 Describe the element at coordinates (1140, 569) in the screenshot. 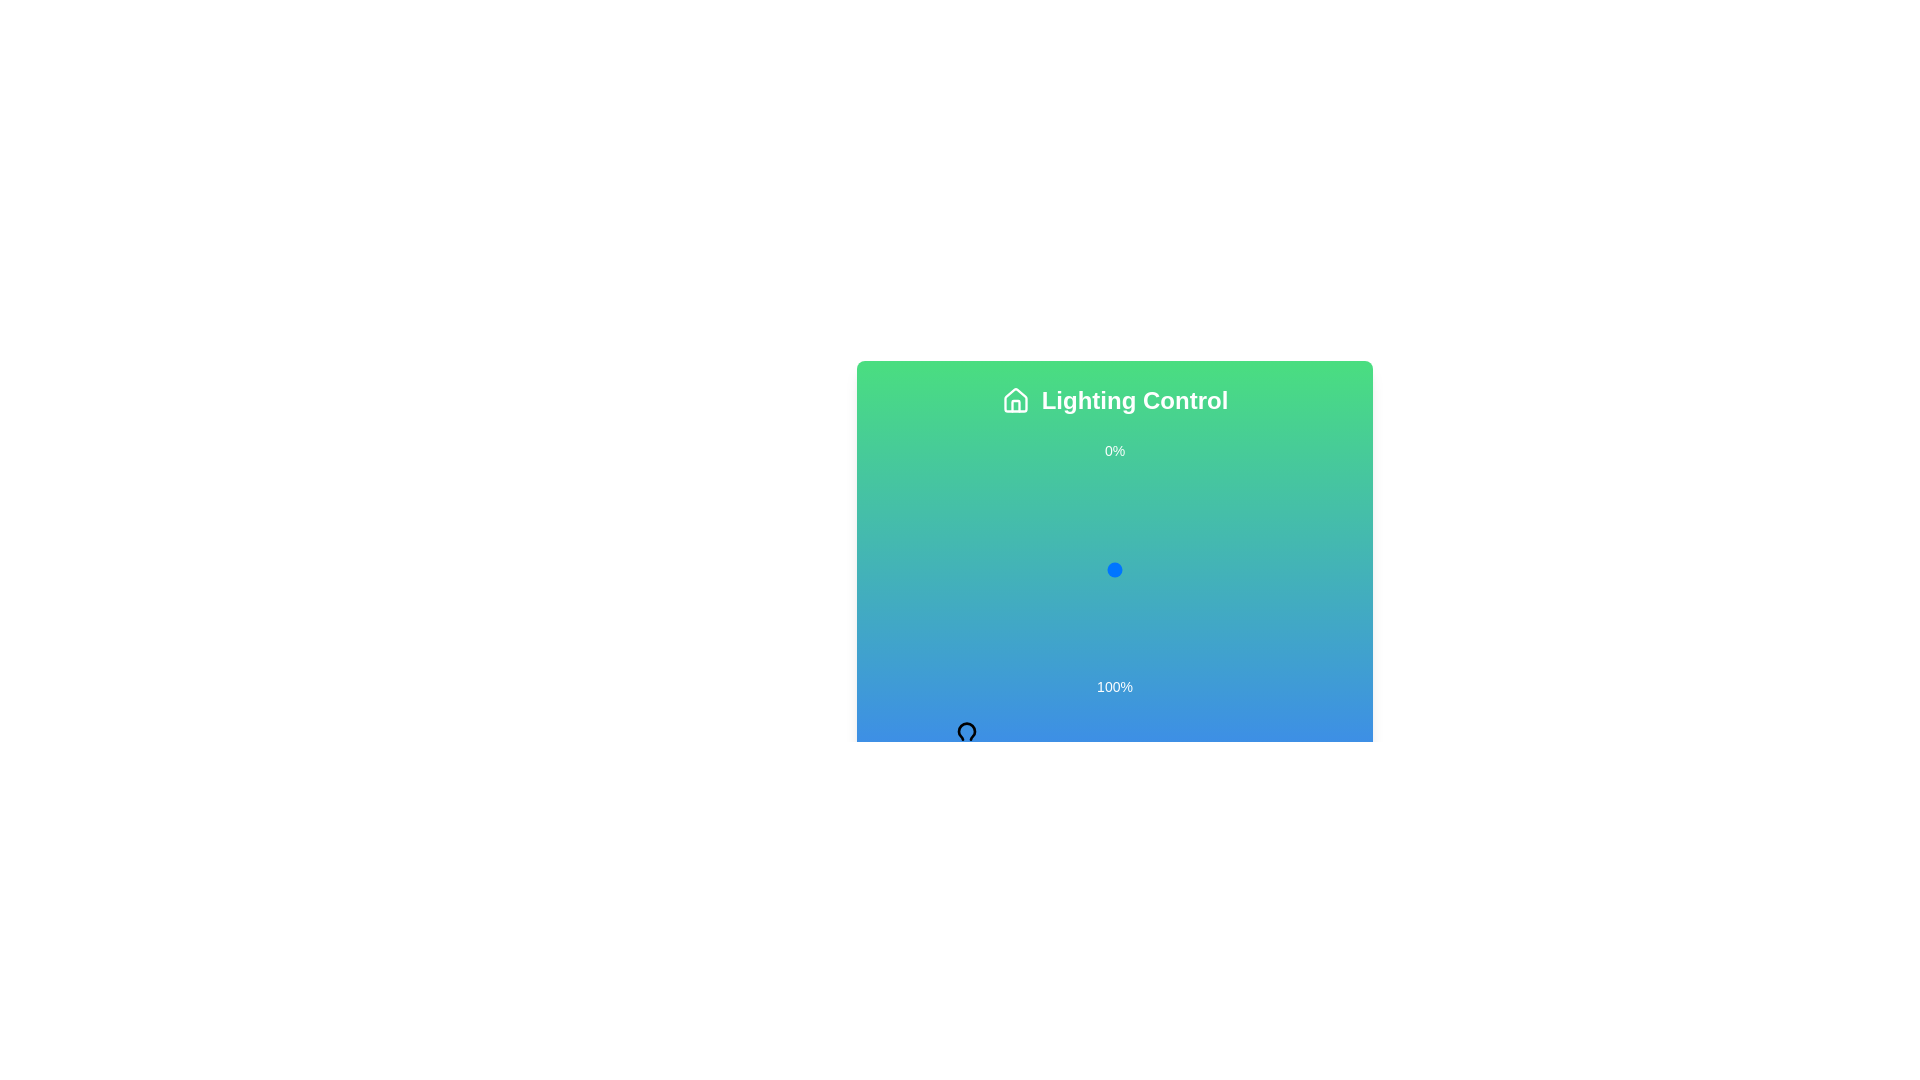

I see `the lighting level percentage` at that location.